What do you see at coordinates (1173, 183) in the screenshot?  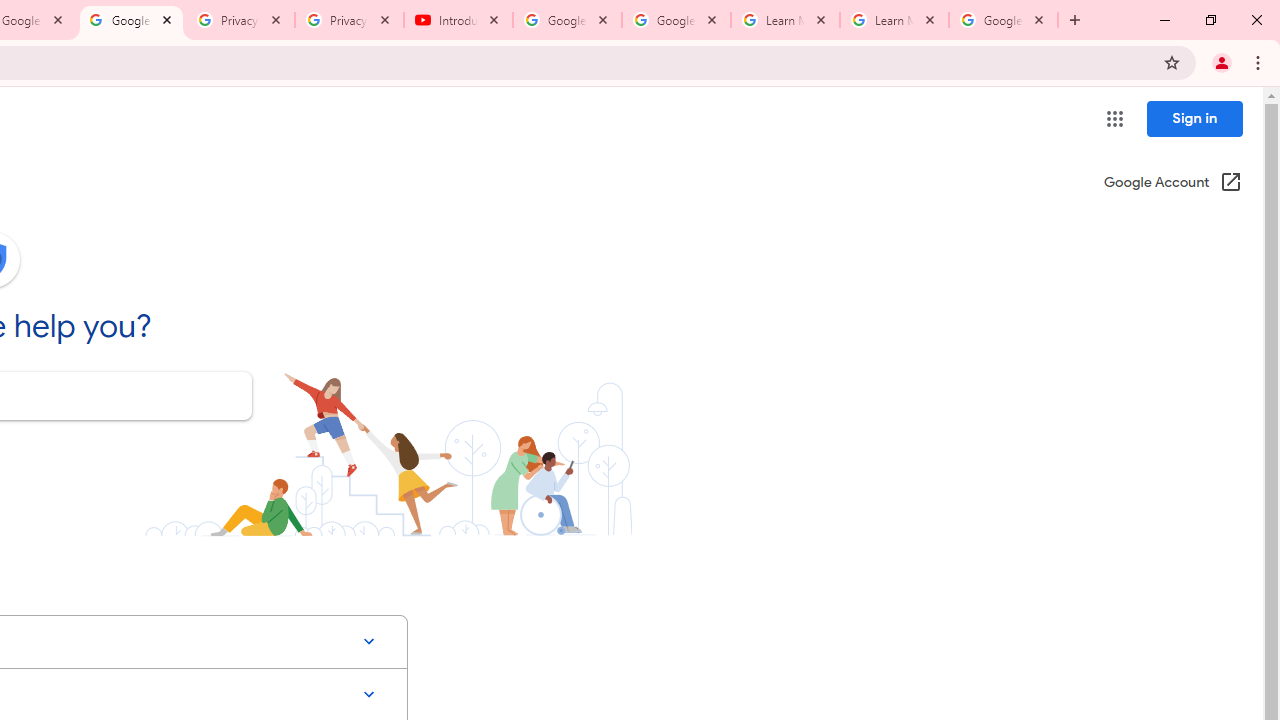 I see `'Google Account (Open in a new window)'` at bounding box center [1173, 183].